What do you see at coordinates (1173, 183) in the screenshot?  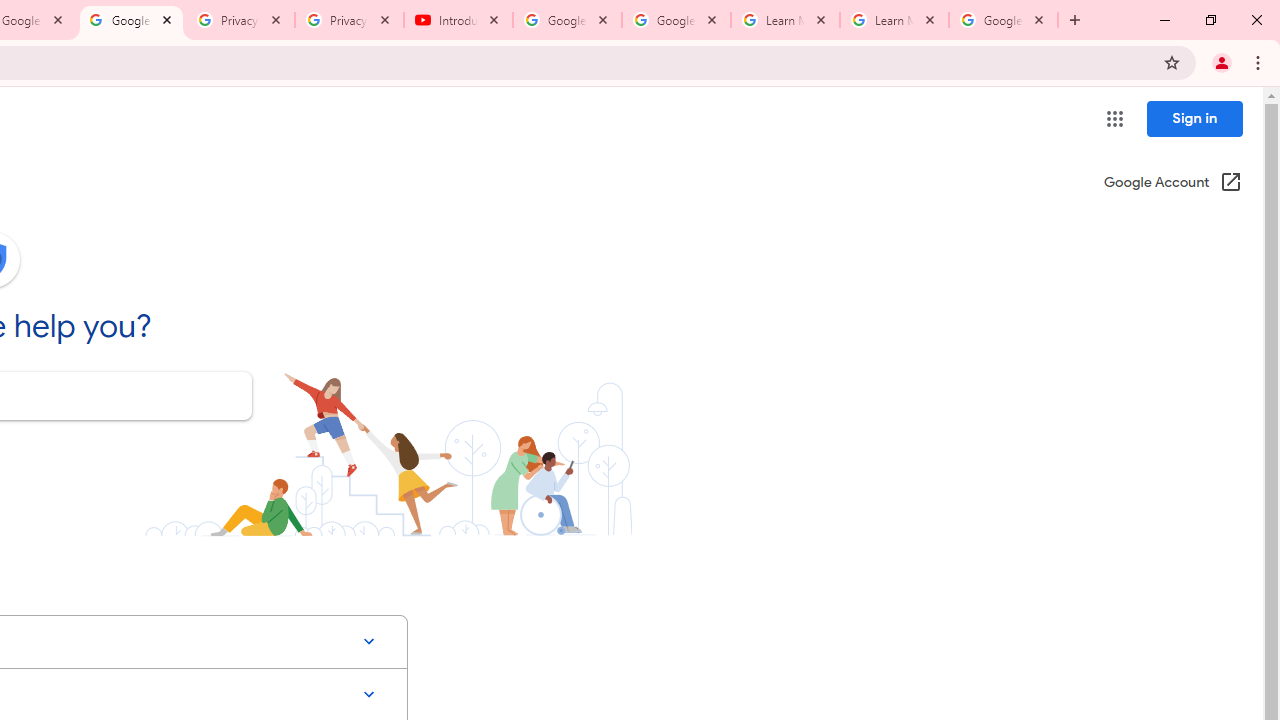 I see `'Google Account (Open in a new window)'` at bounding box center [1173, 183].